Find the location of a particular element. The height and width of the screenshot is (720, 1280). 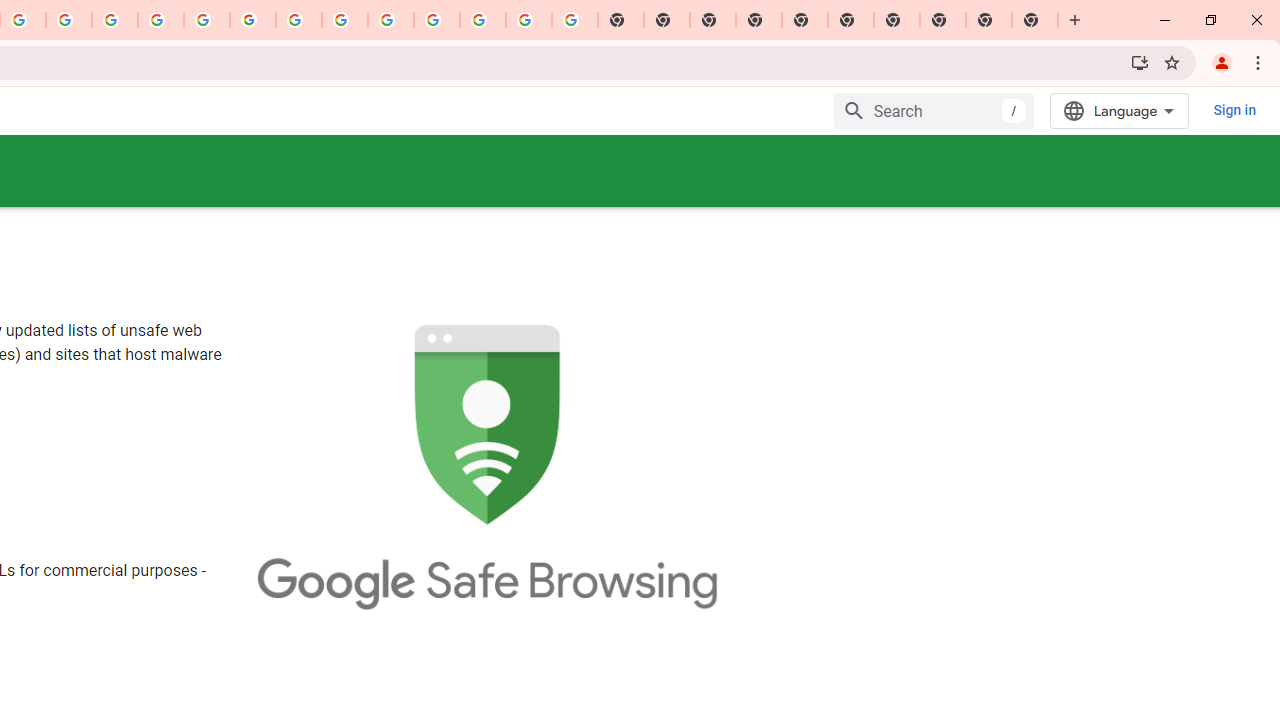

'Language' is located at coordinates (1120, 110).